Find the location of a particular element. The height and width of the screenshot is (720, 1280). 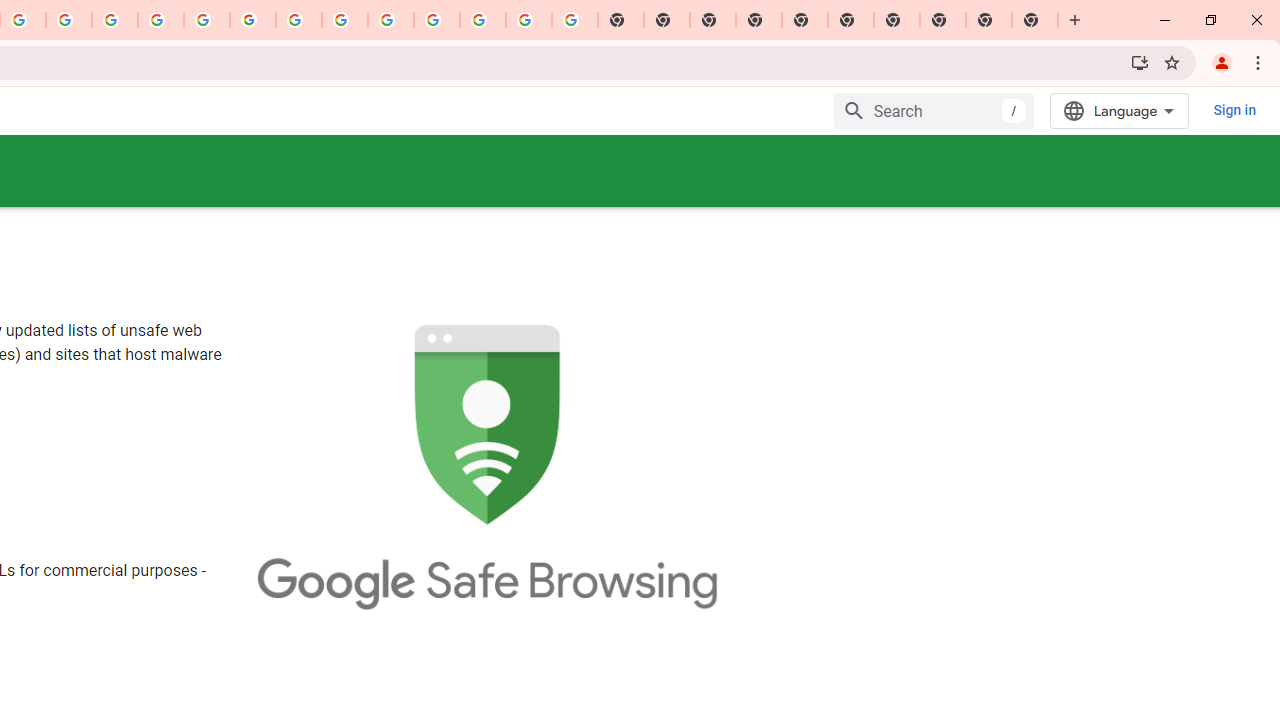

'Language' is located at coordinates (1120, 110).